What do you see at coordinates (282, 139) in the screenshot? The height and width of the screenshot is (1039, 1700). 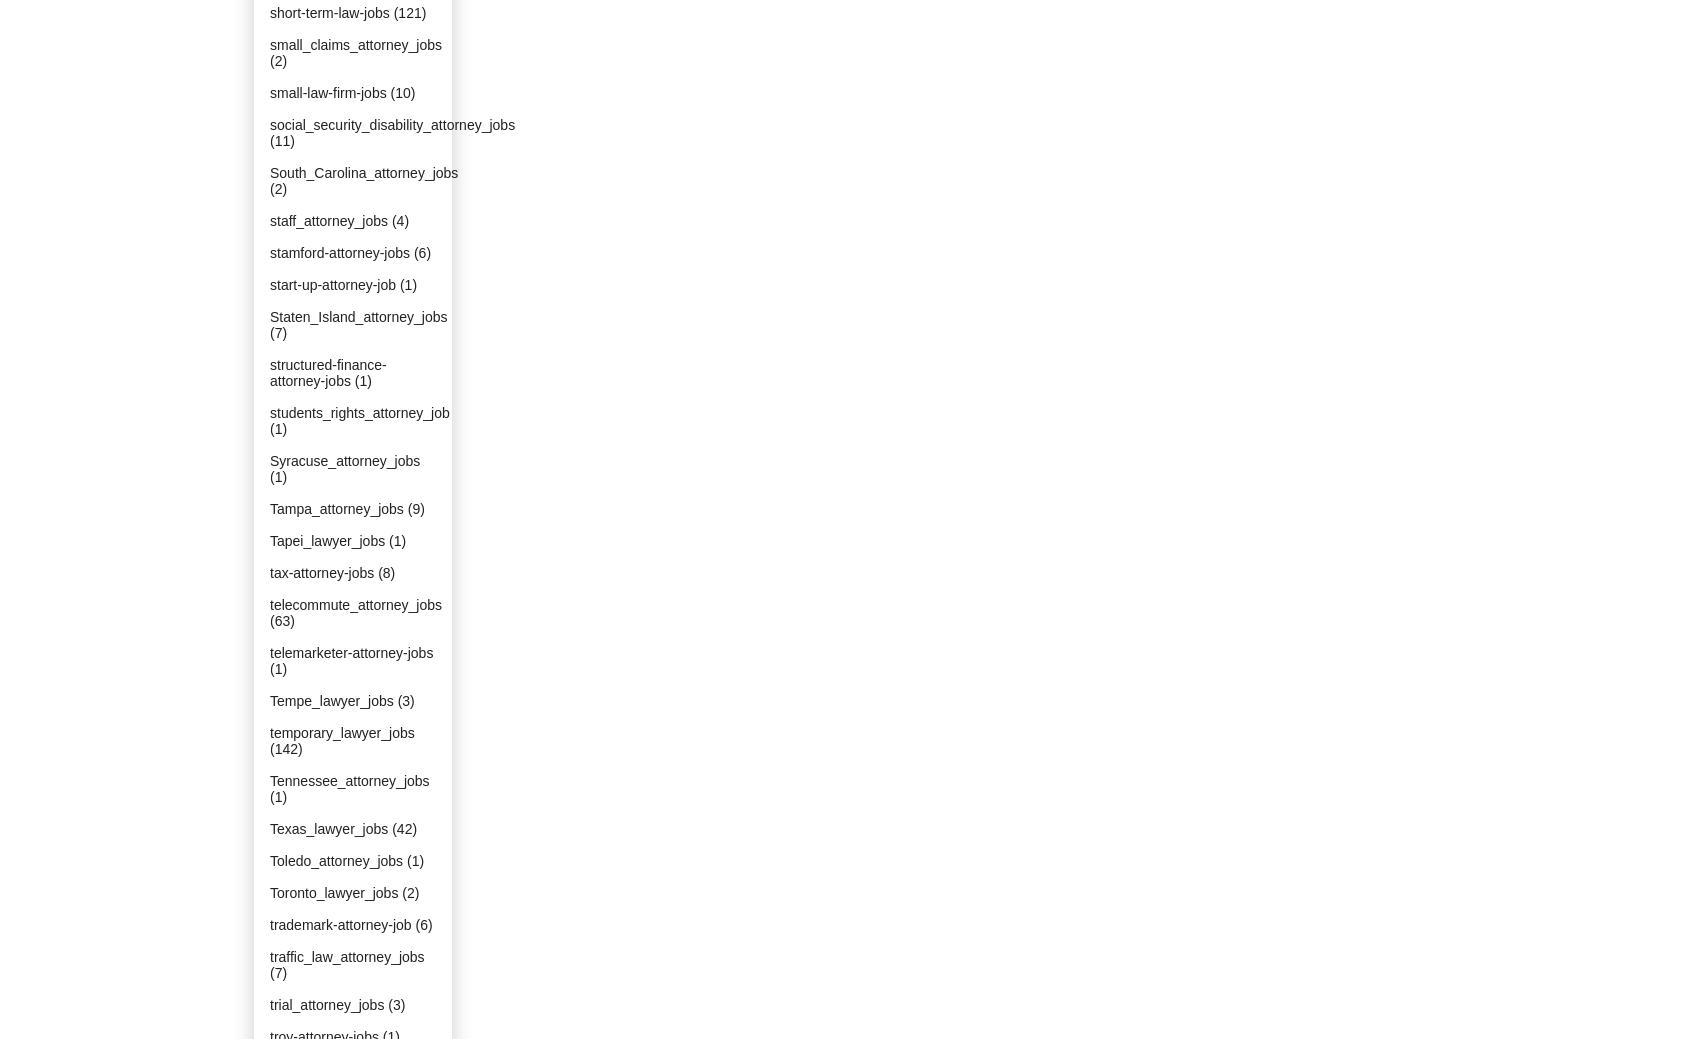 I see `'(11)'` at bounding box center [282, 139].